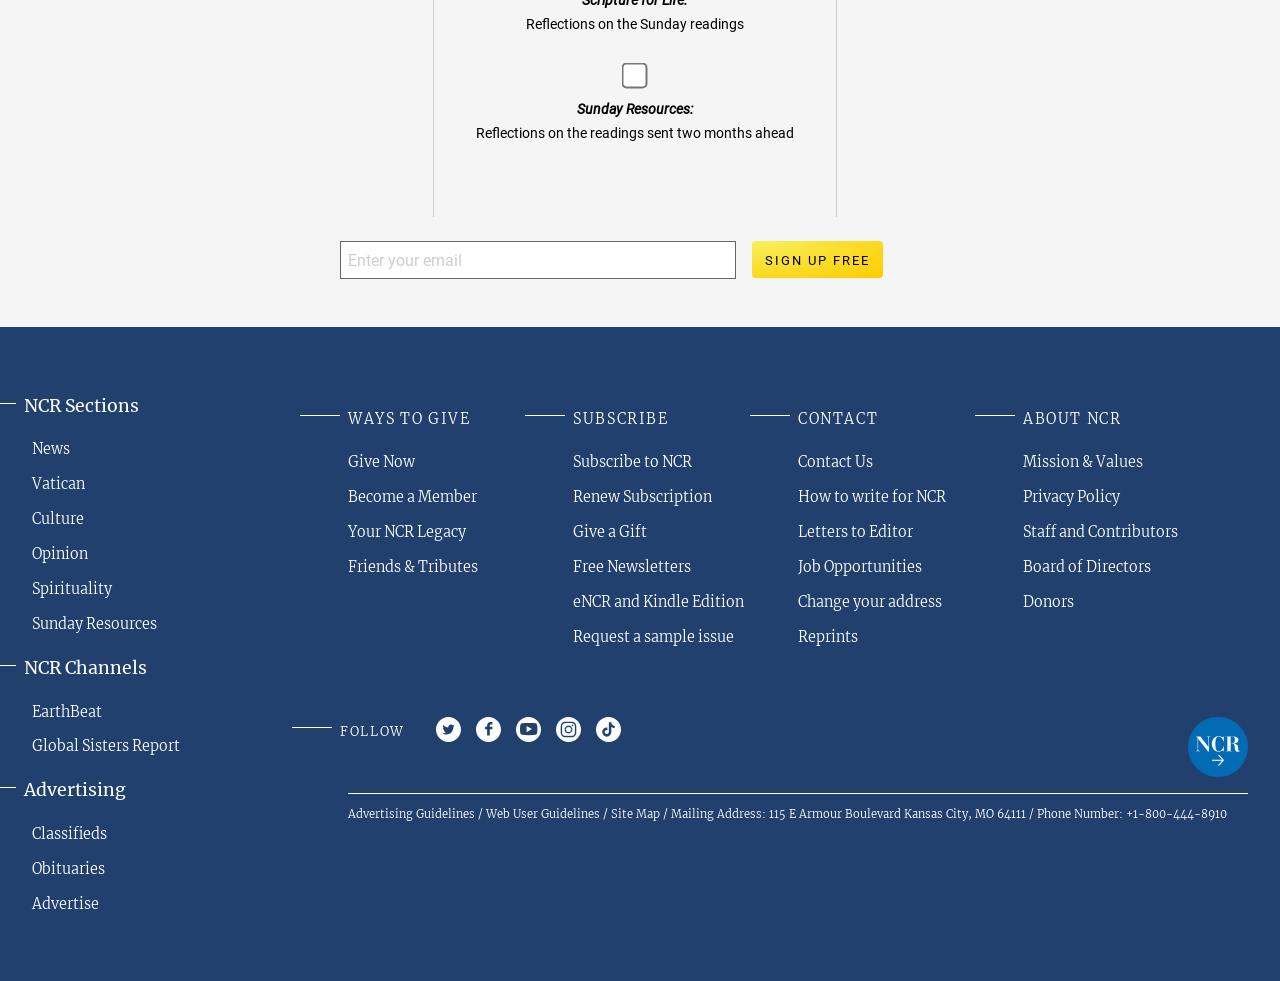 The image size is (1280, 981). Describe the element at coordinates (57, 519) in the screenshot. I see `'Culture'` at that location.